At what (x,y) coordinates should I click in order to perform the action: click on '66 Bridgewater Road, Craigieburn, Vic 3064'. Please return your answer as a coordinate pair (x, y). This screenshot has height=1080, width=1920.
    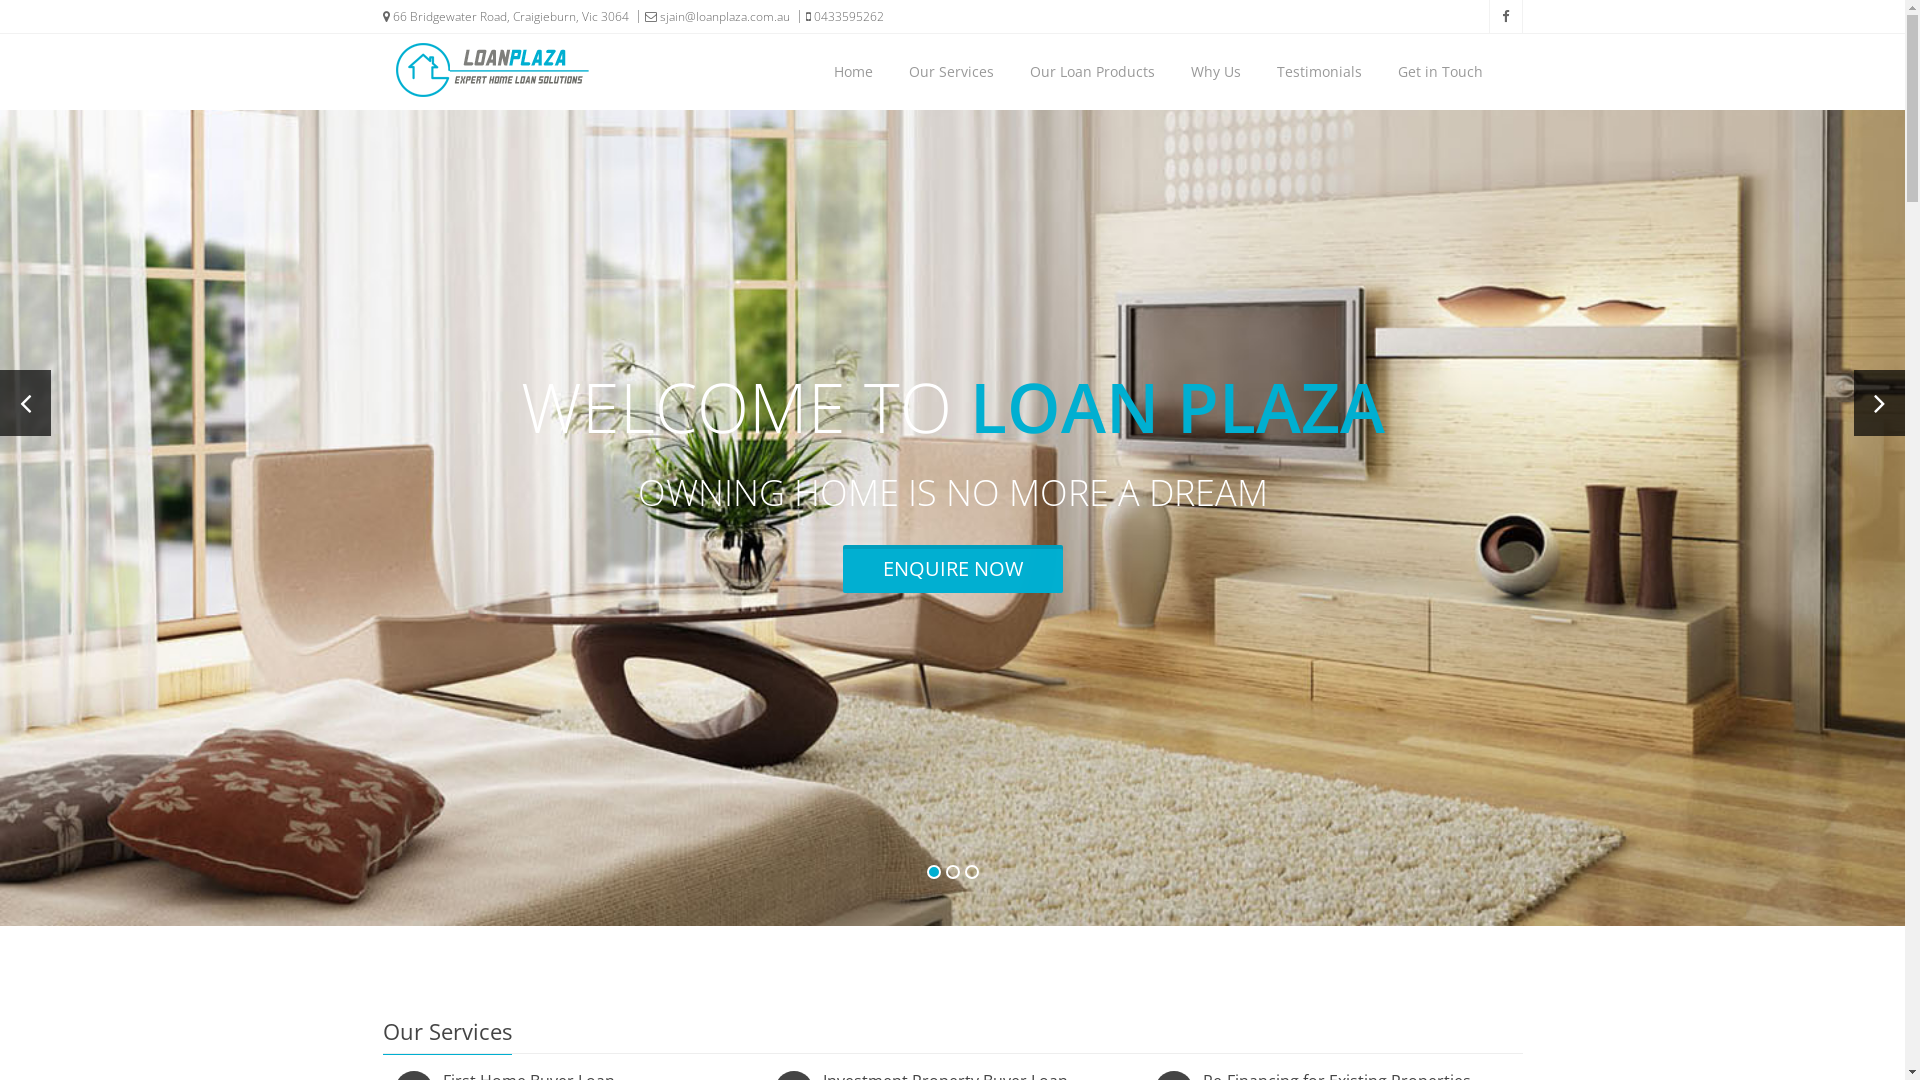
    Looking at the image, I should click on (504, 16).